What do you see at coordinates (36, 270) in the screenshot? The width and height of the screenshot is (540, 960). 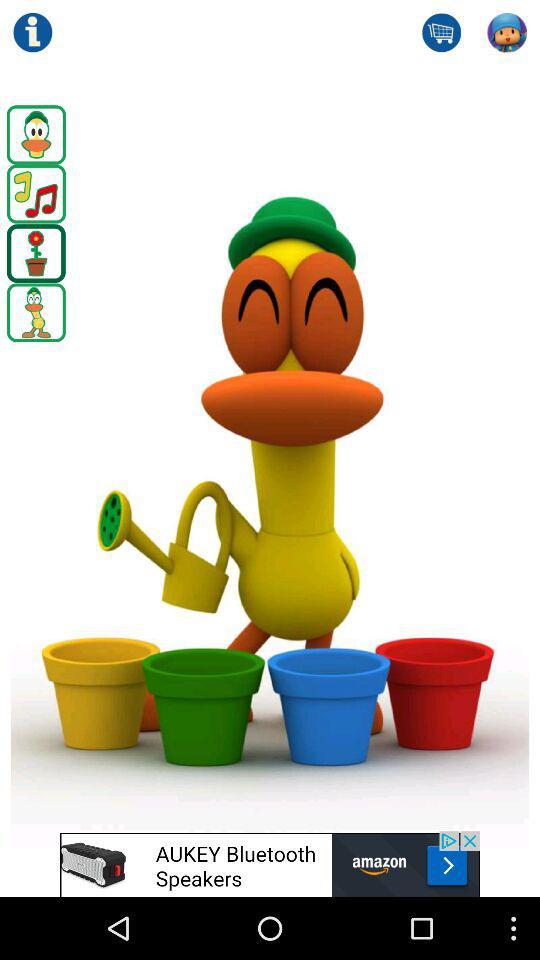 I see `the location icon` at bounding box center [36, 270].